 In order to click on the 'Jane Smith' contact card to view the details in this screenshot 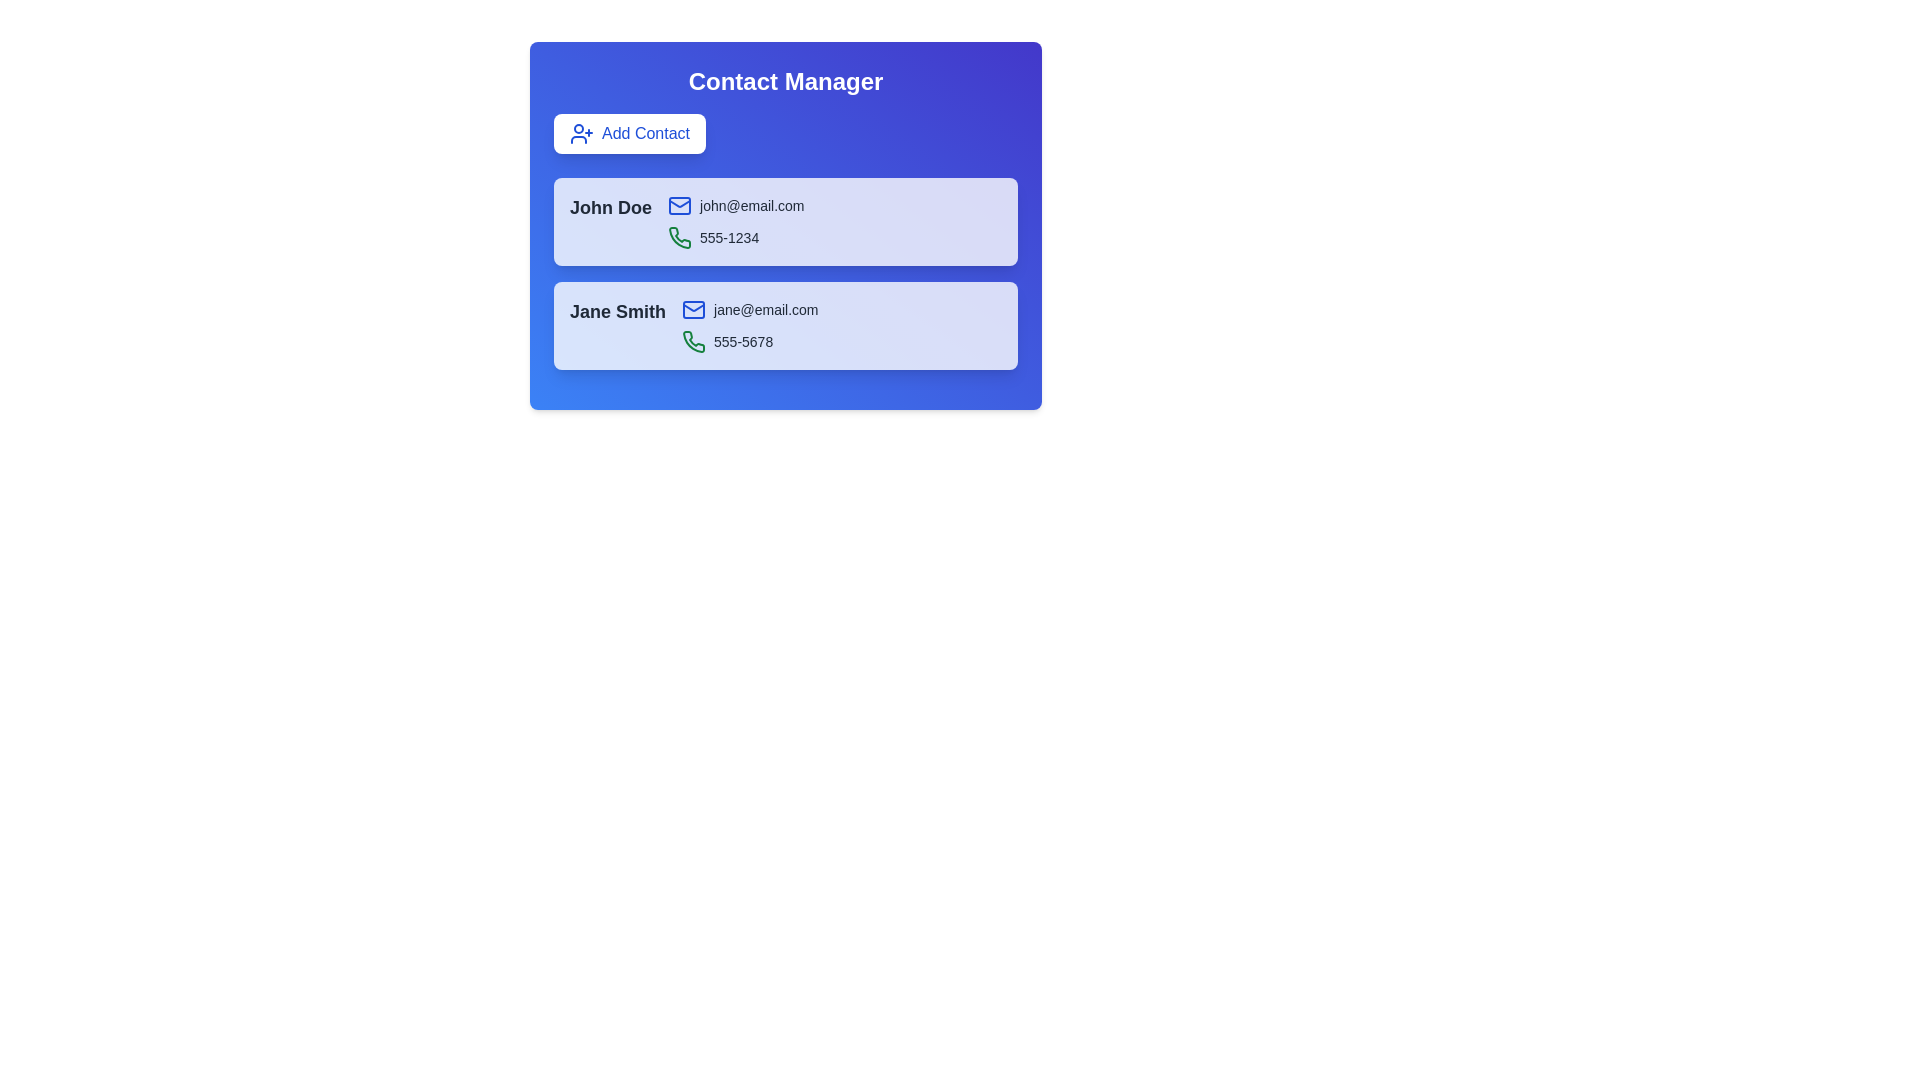, I will do `click(617, 312)`.